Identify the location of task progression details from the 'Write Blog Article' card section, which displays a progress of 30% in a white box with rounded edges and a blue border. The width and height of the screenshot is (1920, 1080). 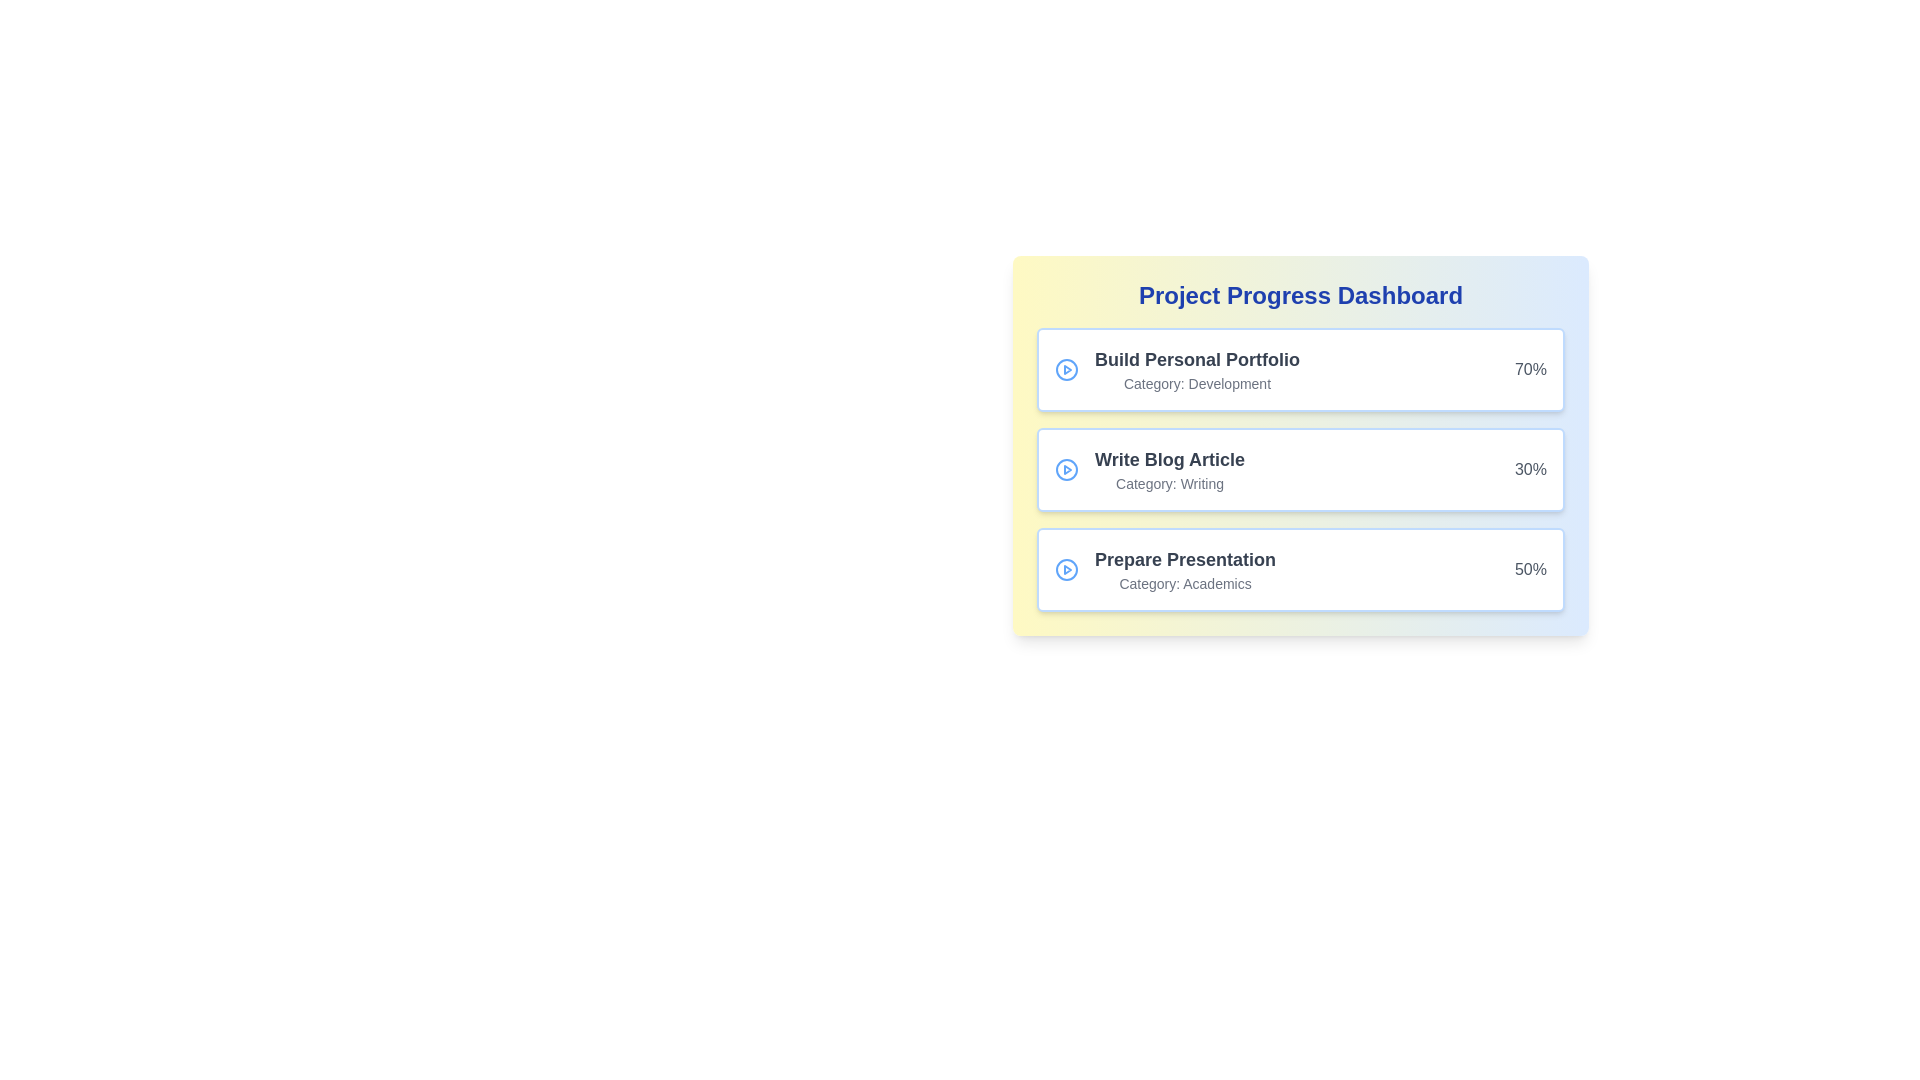
(1300, 470).